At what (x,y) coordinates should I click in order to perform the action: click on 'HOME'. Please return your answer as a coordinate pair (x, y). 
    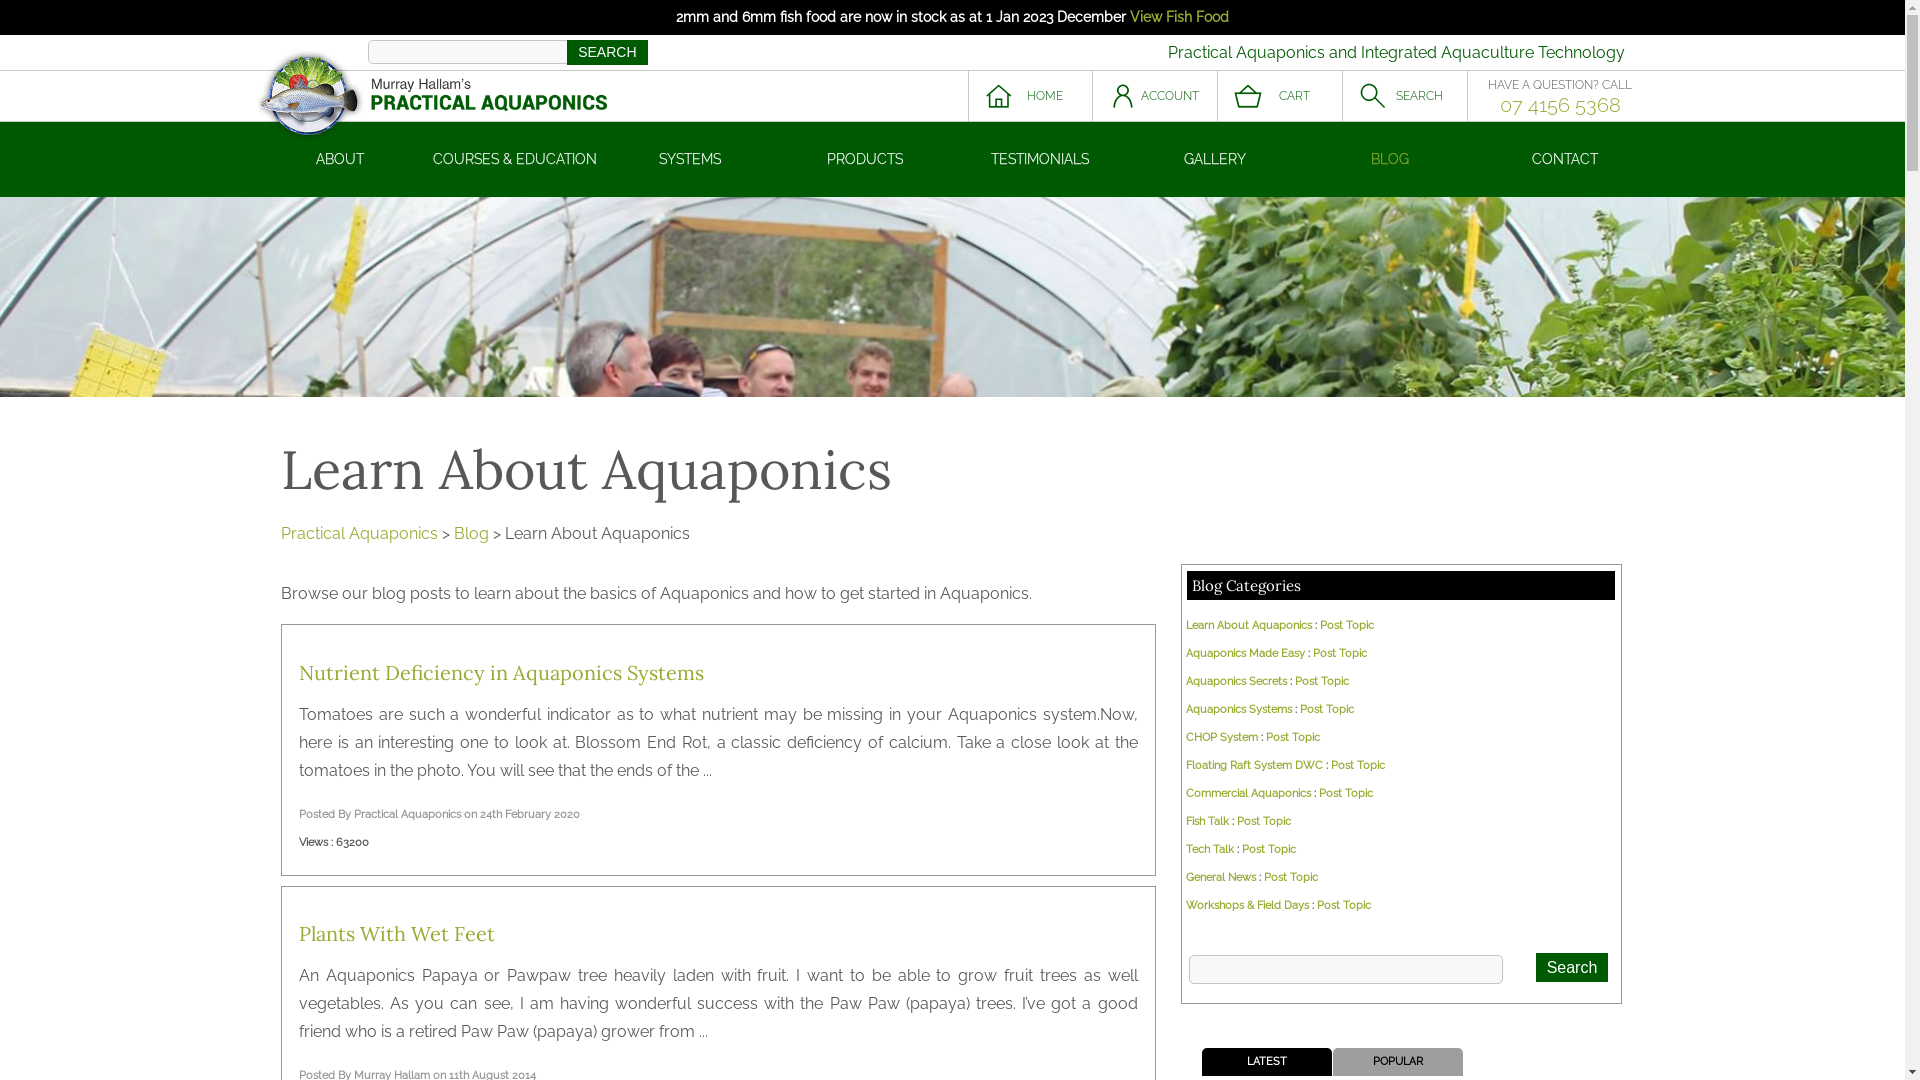
    Looking at the image, I should click on (1030, 96).